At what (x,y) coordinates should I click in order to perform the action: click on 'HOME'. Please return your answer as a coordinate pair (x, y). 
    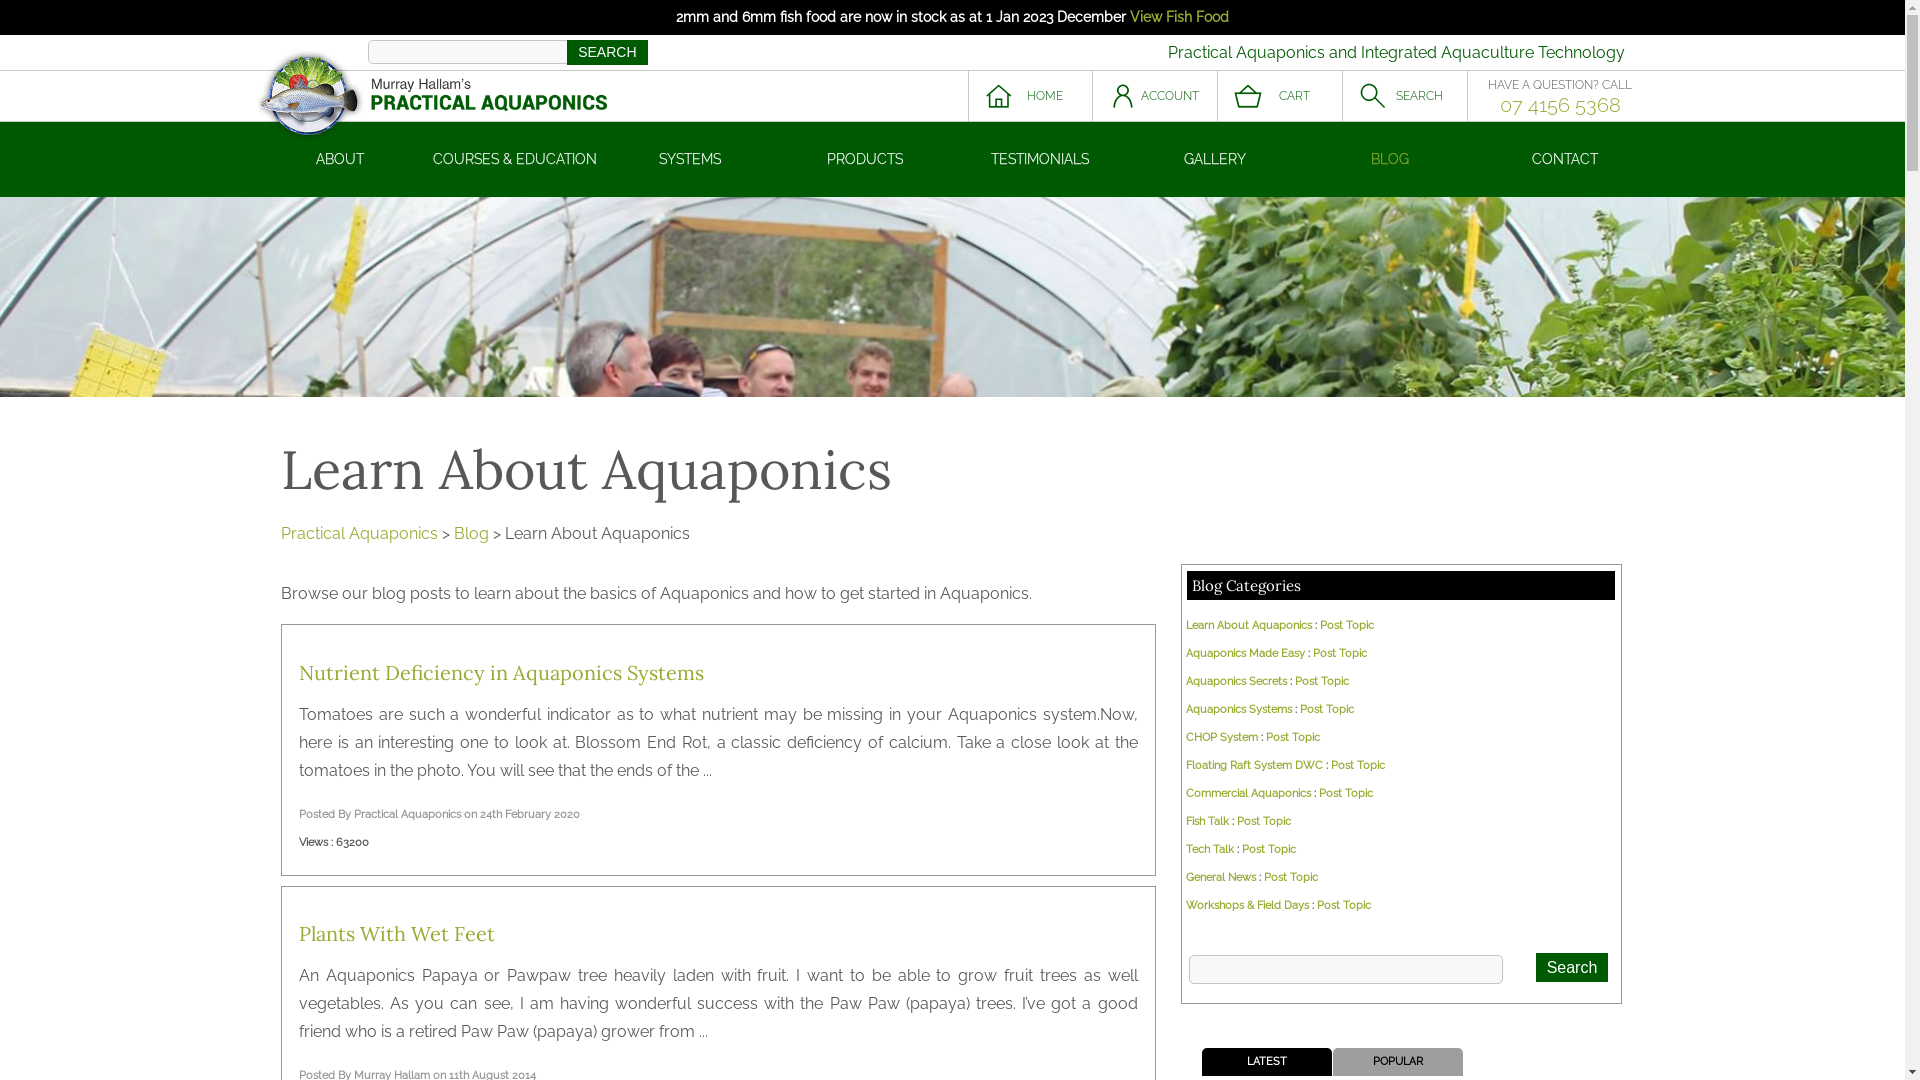
    Looking at the image, I should click on (1030, 96).